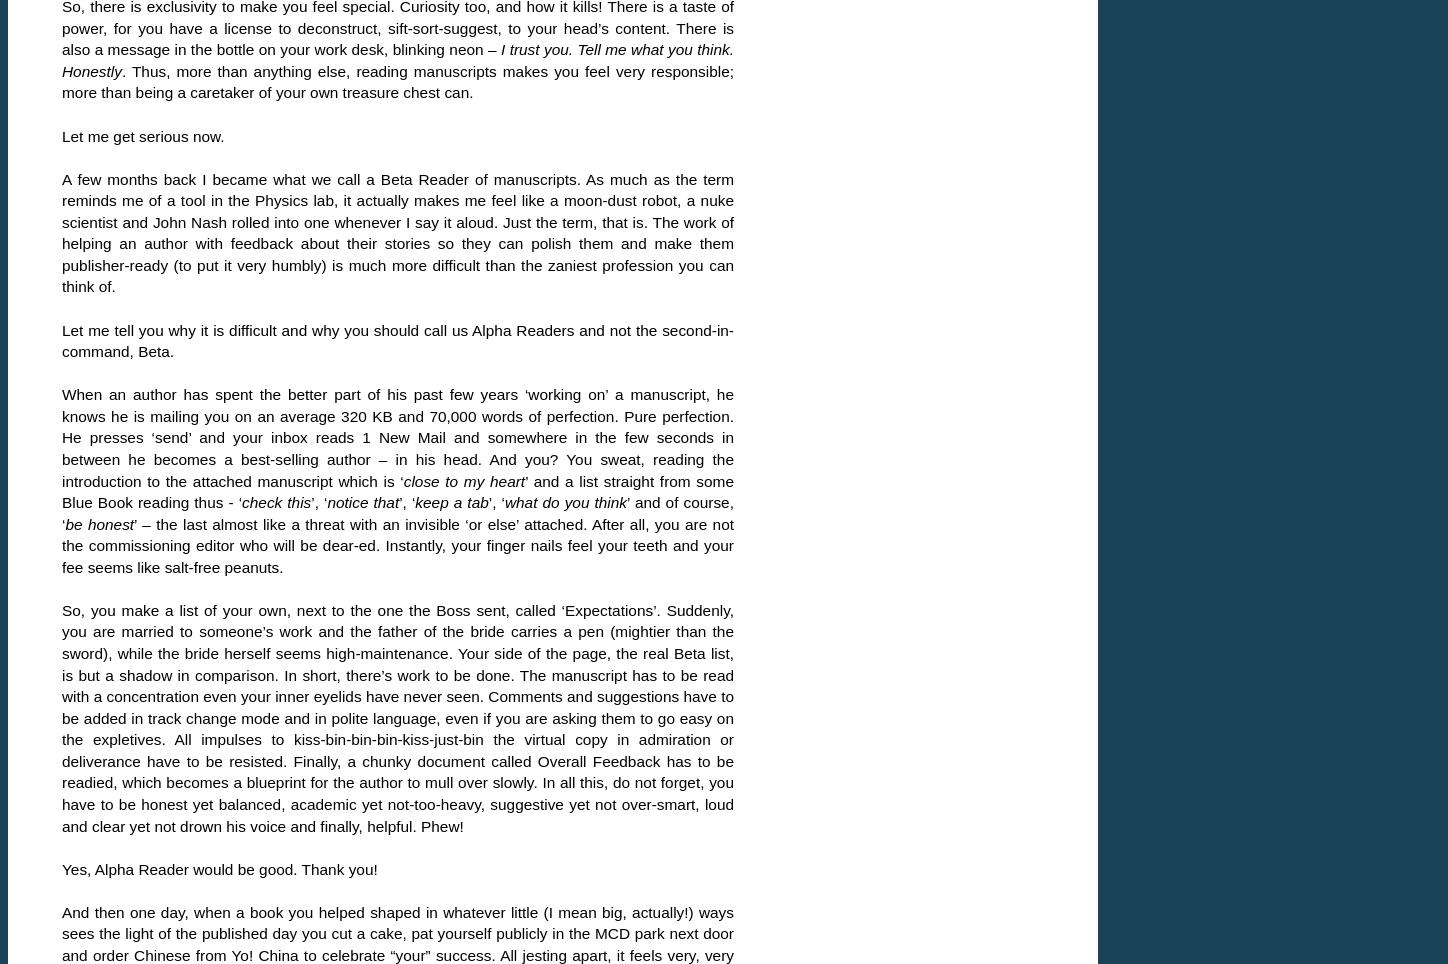  Describe the element at coordinates (61, 717) in the screenshot. I see `'So, you make a list of your own, next to the one the Boss sent, called ‘Expectations’. Suddenly, you are married to someone’s work and the father of the bride carries a pen (mightier than the sword), while the bride herself seems high-maintenance. Your side of the page, the real Beta list, is but a shadow in comparison. In short, there’s work to be done. The manuscript has to be read with a concentration even your inner eyelids have never seen. Comments and suggestions have to be added in track change mode and in polite language, even if you are asking them to go easy on the expletives. All impulses to kiss-bin-bin-bin-kiss-just-bin the virtual copy in admiration or deliverance have to be resisted. Finally, a chunky document called Overall Feedback has to be readied, which becomes a blueprint for the author to mull over slowly. In all this, do not forget, you have to be honest yet balanced, academic yet not-too-heavy, suggestive yet not over-smart, loud and clear yet not drown his voice and finally, helpful. Phew!'` at that location.